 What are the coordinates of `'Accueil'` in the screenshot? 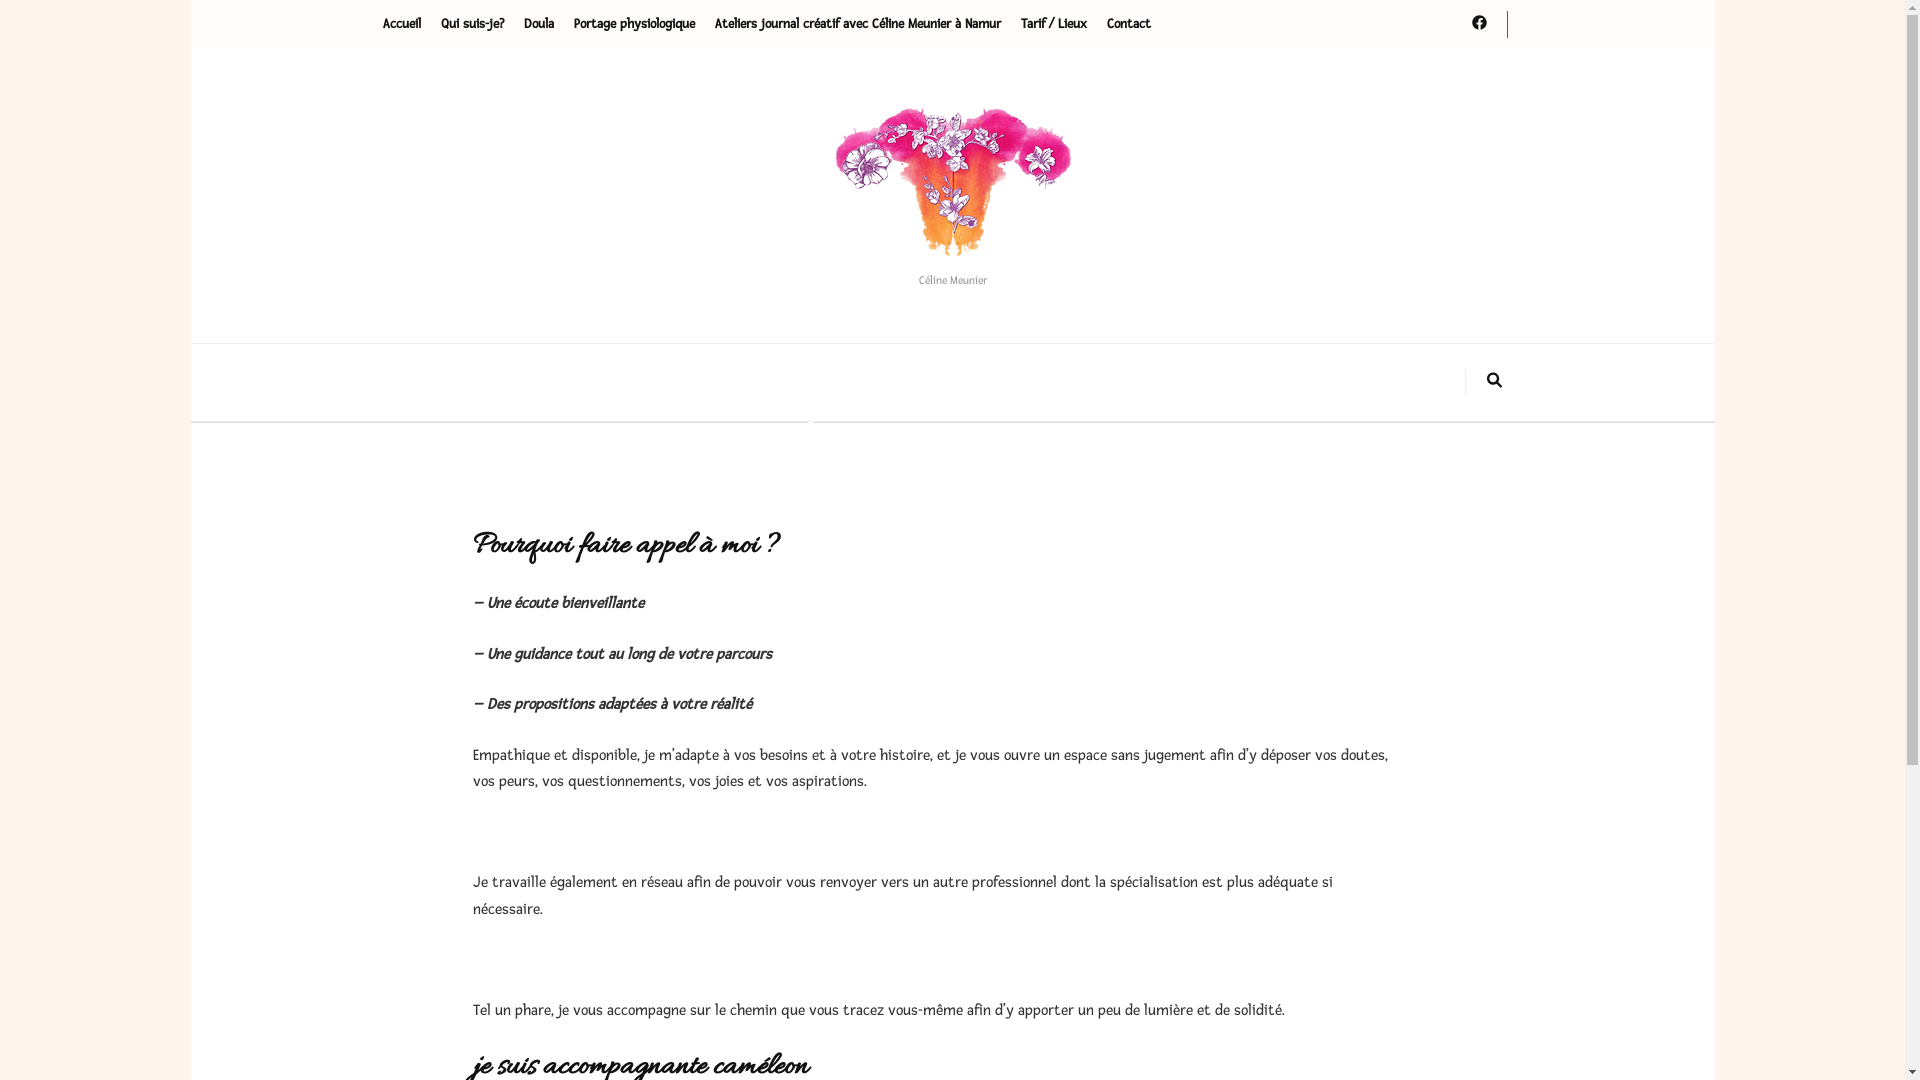 It's located at (400, 24).